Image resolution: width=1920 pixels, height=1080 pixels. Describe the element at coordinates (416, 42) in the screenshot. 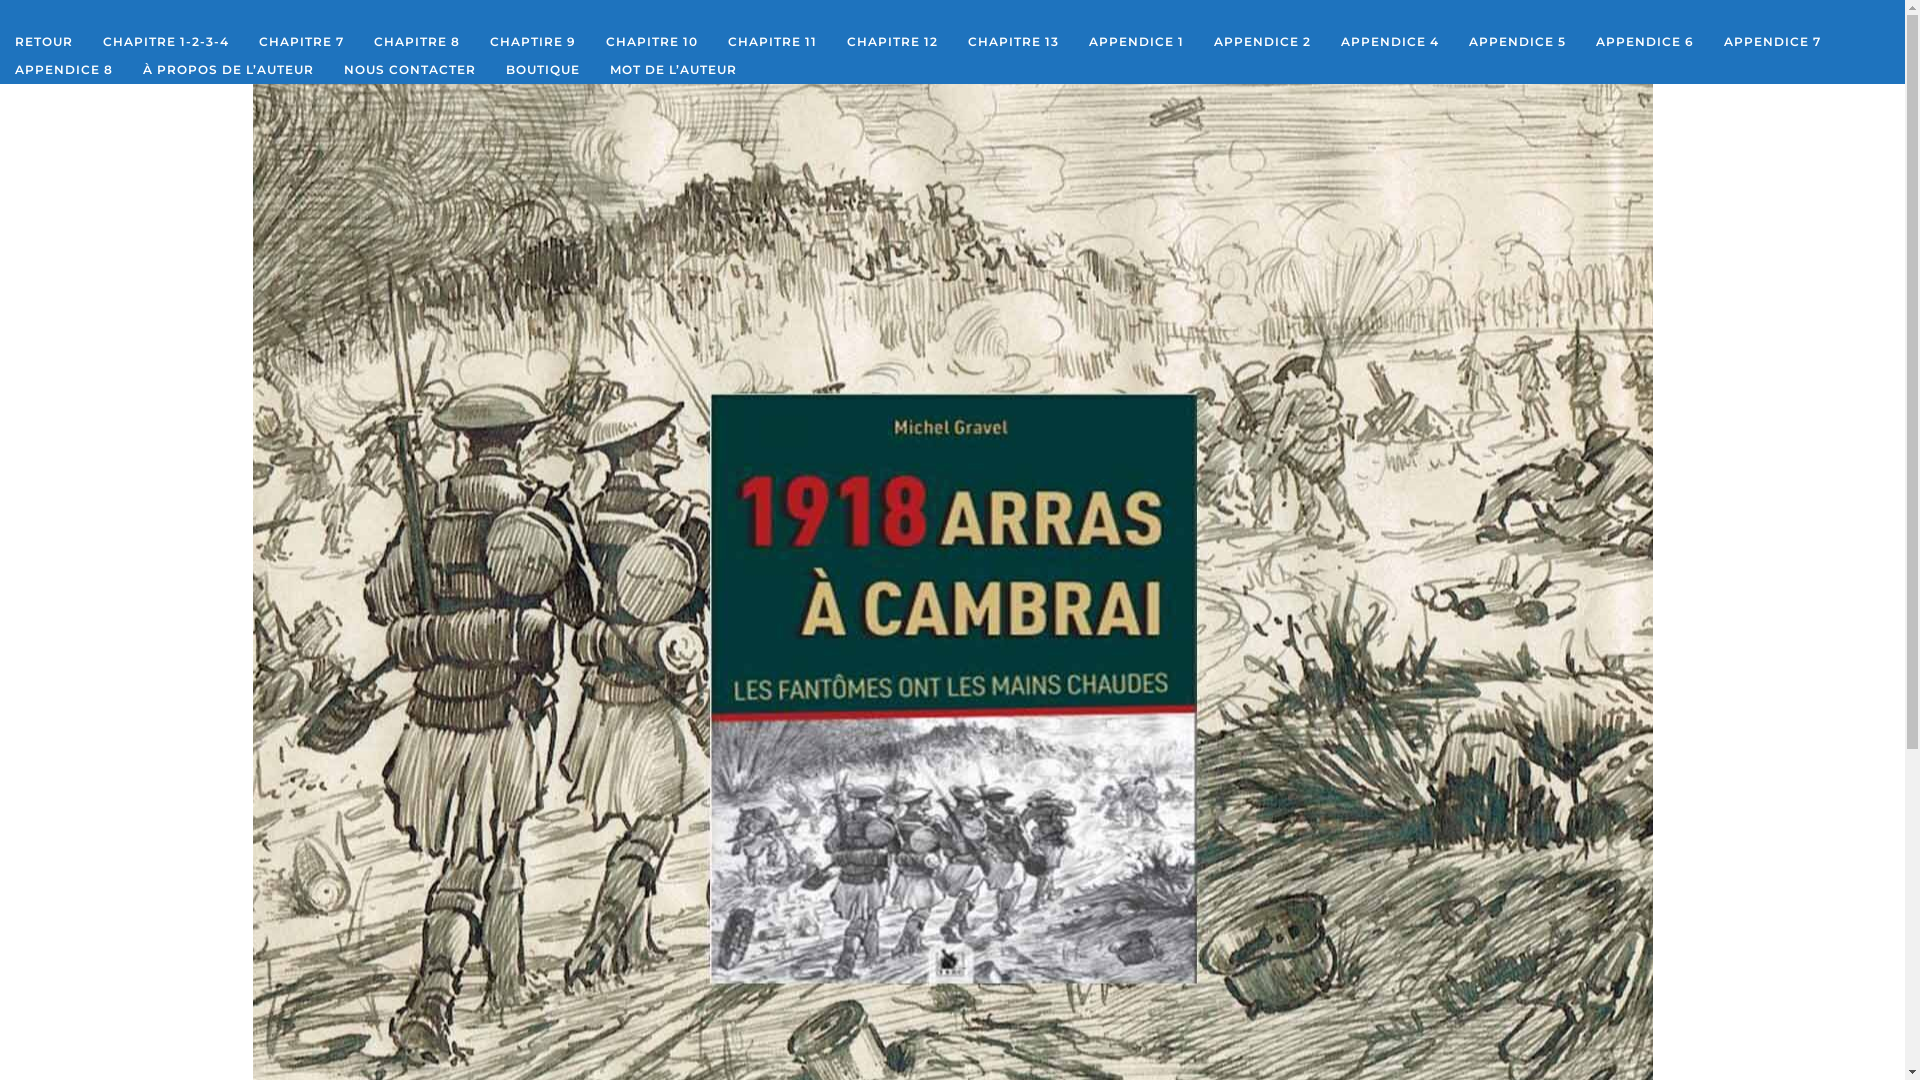

I see `'CHAPITRE 8'` at that location.